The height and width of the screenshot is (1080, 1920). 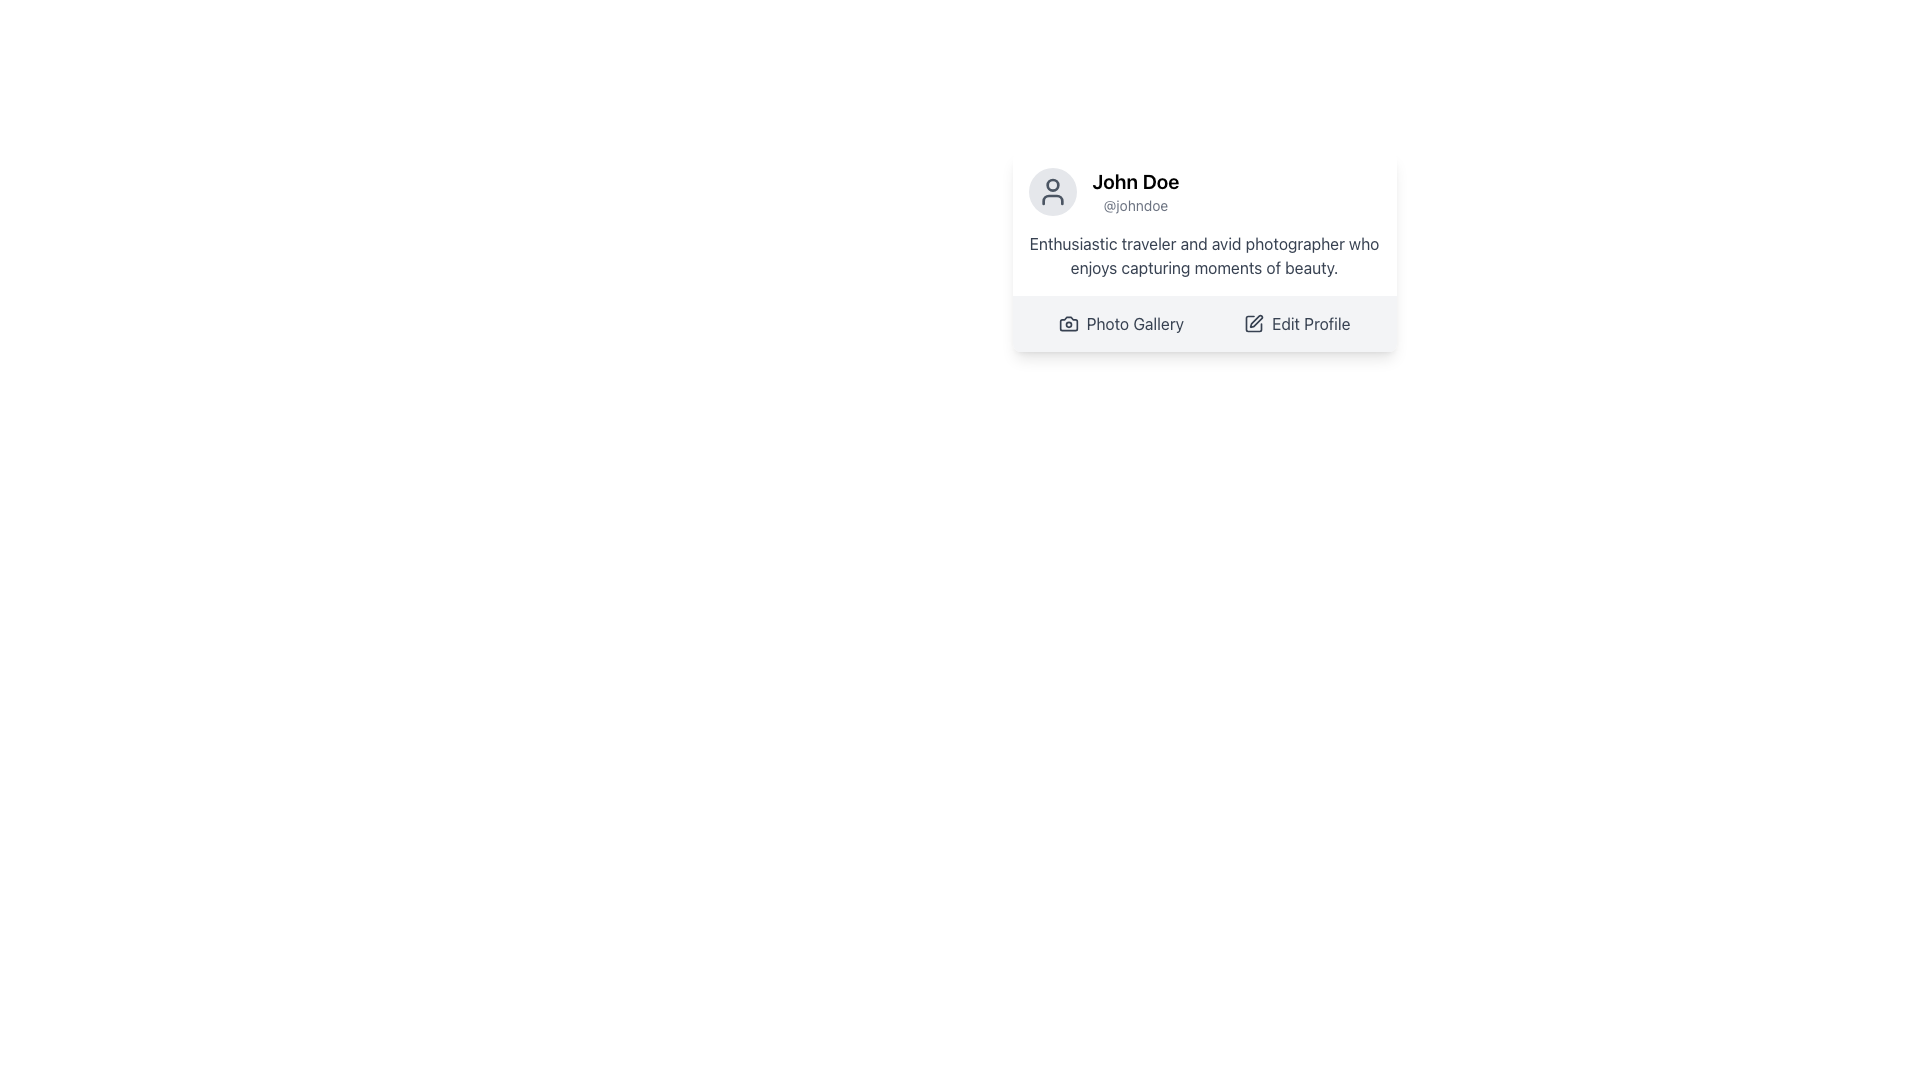 What do you see at coordinates (1121, 323) in the screenshot?
I see `the leftmost button located below the user profile section` at bounding box center [1121, 323].